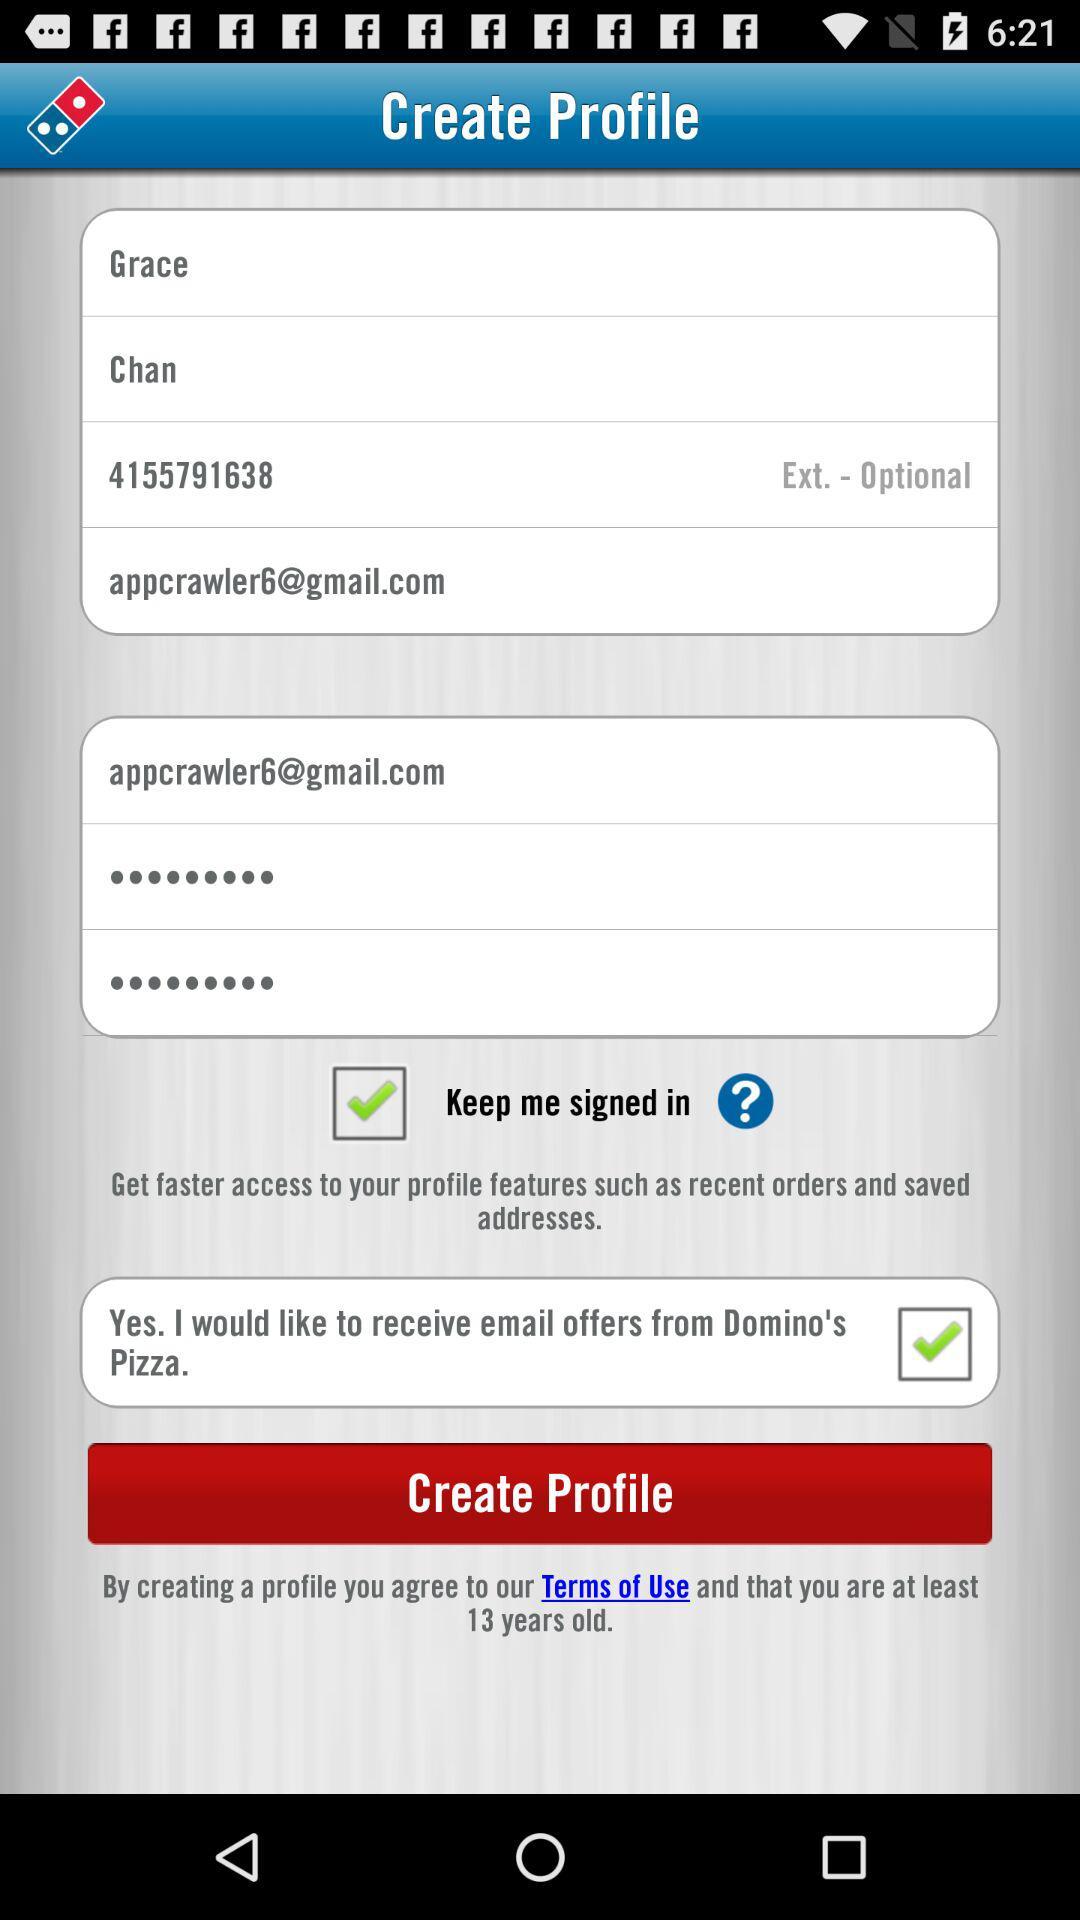 This screenshot has height=1920, width=1080. I want to click on entry field, so click(875, 475).